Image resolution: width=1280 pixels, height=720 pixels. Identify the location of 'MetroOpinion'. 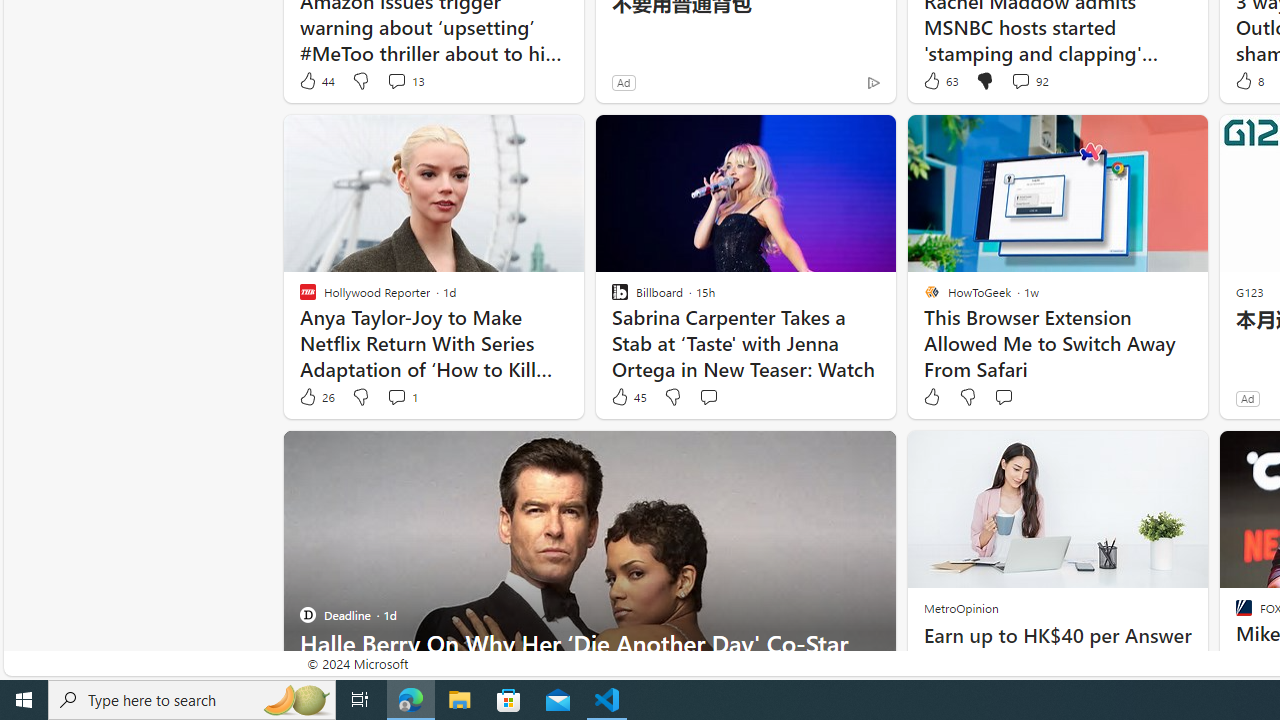
(960, 607).